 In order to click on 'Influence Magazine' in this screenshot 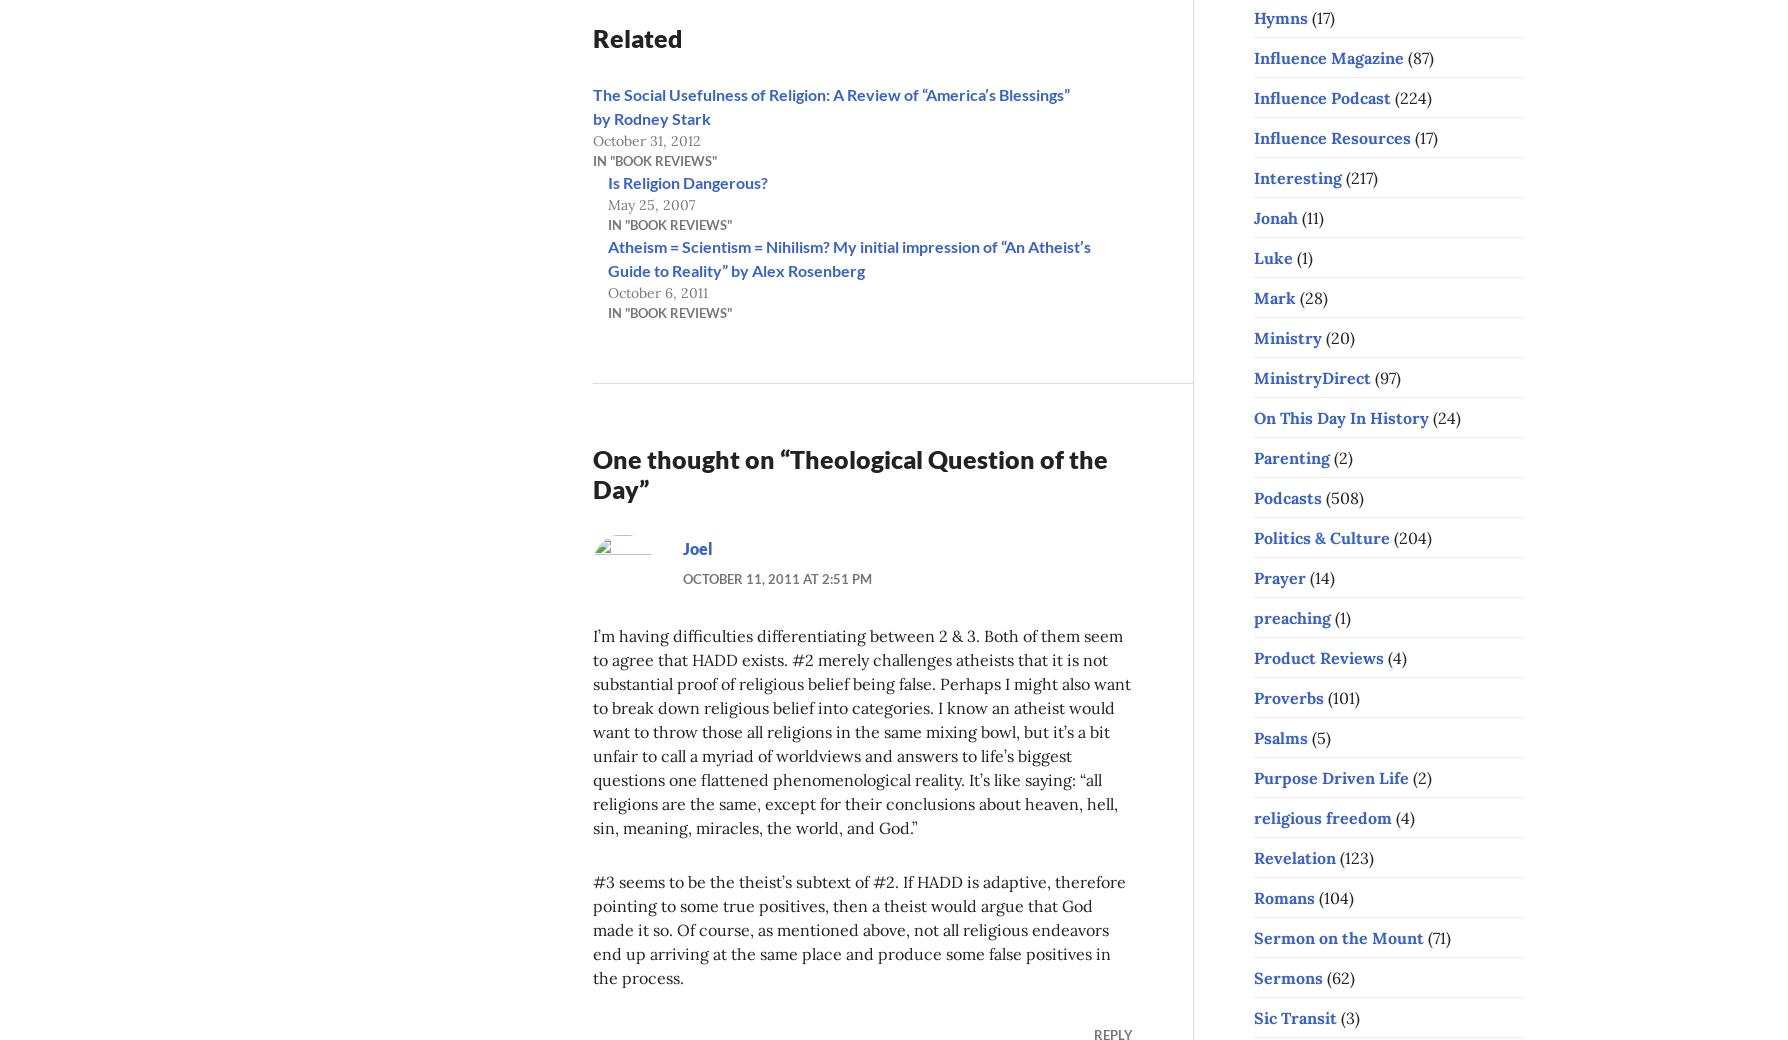, I will do `click(1328, 55)`.